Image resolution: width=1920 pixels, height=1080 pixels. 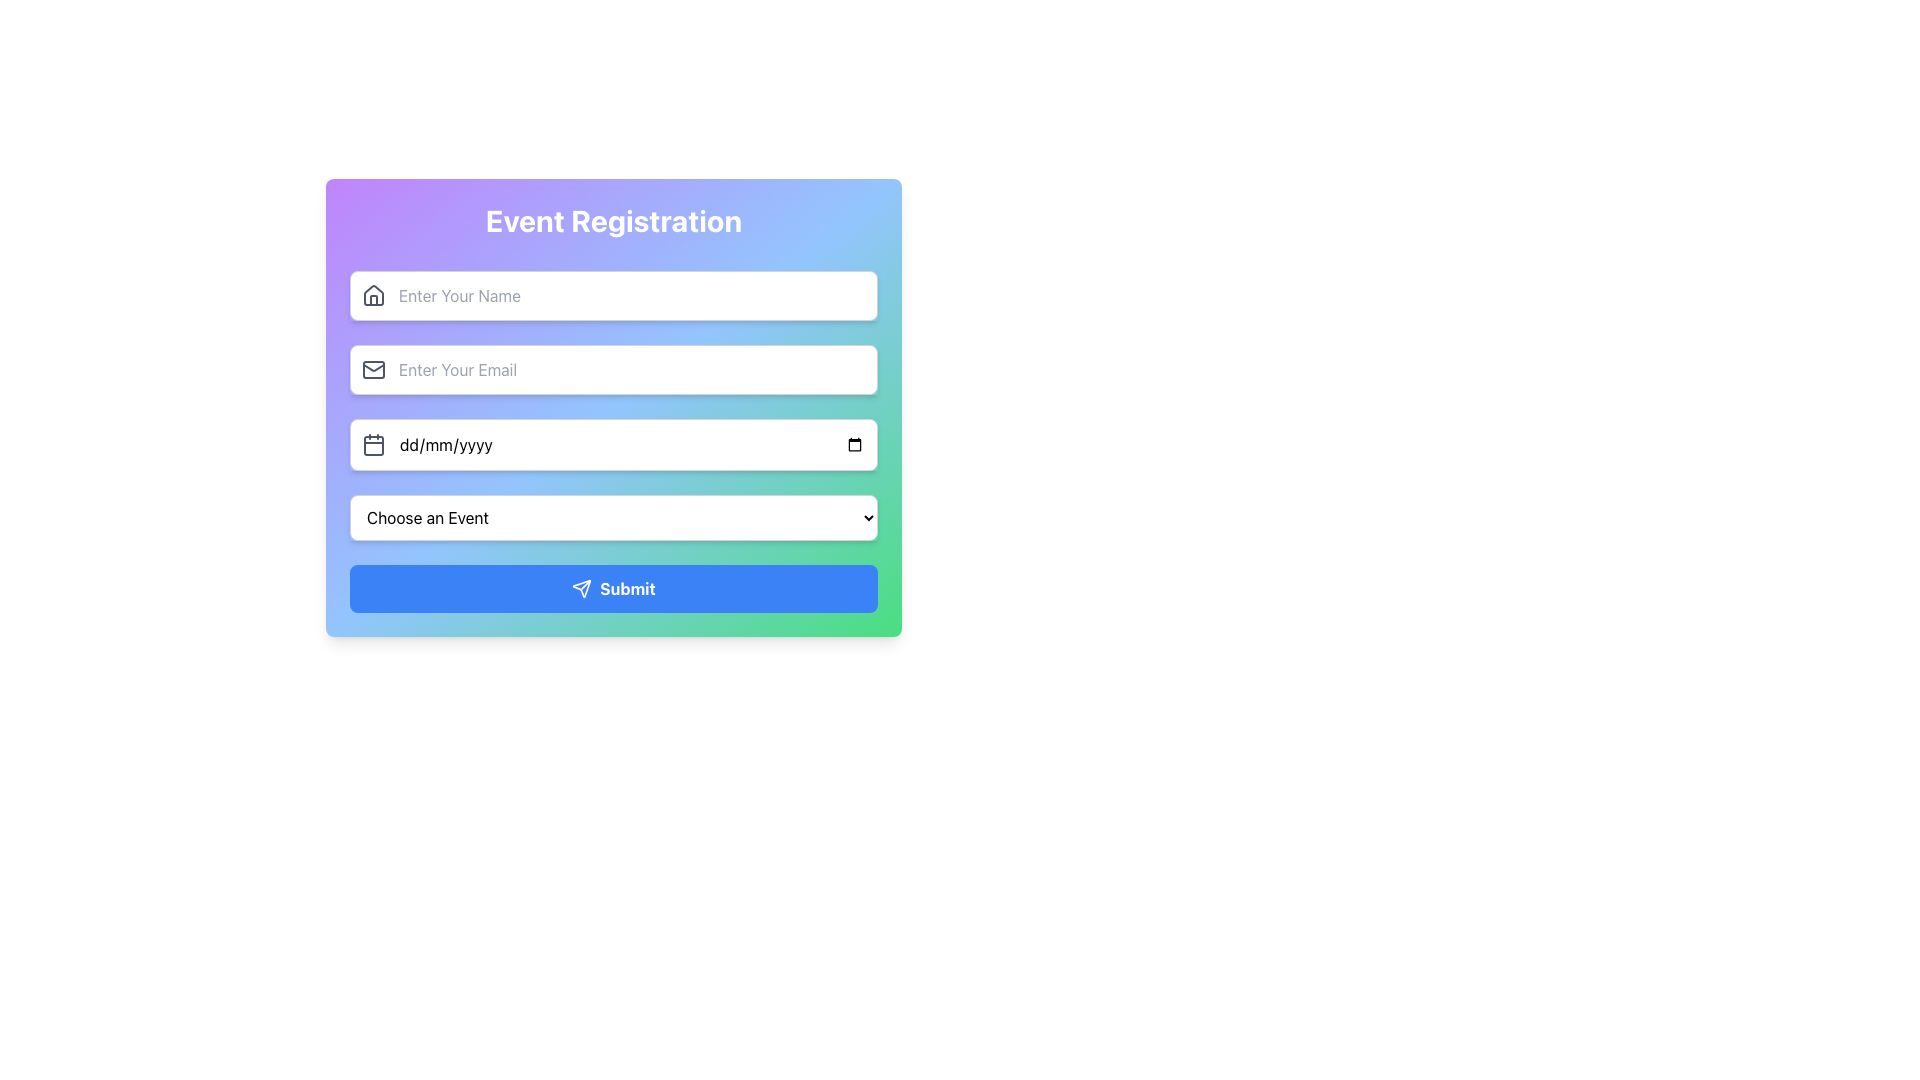 What do you see at coordinates (584, 585) in the screenshot?
I see `the line segment within the SVG graphical element, which serves as part of a visual representation in the interface` at bounding box center [584, 585].